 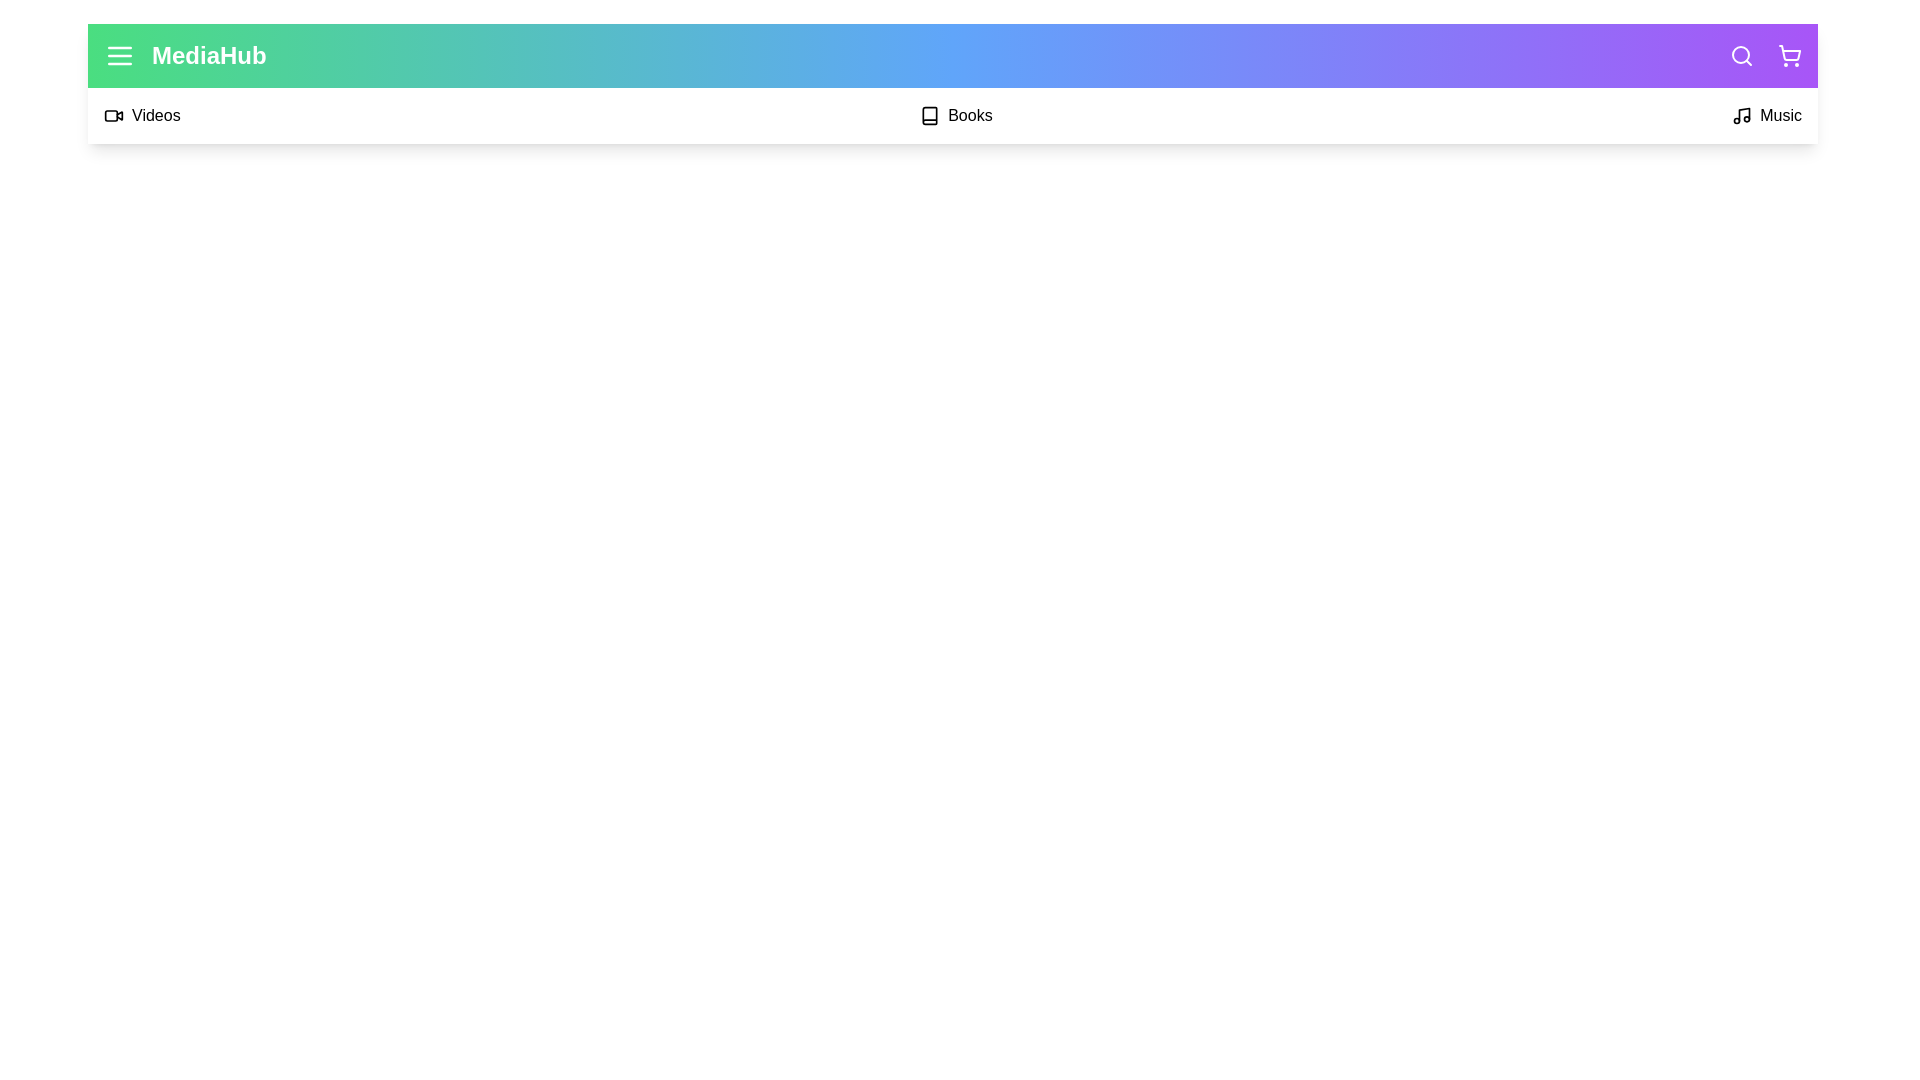 I want to click on the search icon to access the search functionality, so click(x=1741, y=55).